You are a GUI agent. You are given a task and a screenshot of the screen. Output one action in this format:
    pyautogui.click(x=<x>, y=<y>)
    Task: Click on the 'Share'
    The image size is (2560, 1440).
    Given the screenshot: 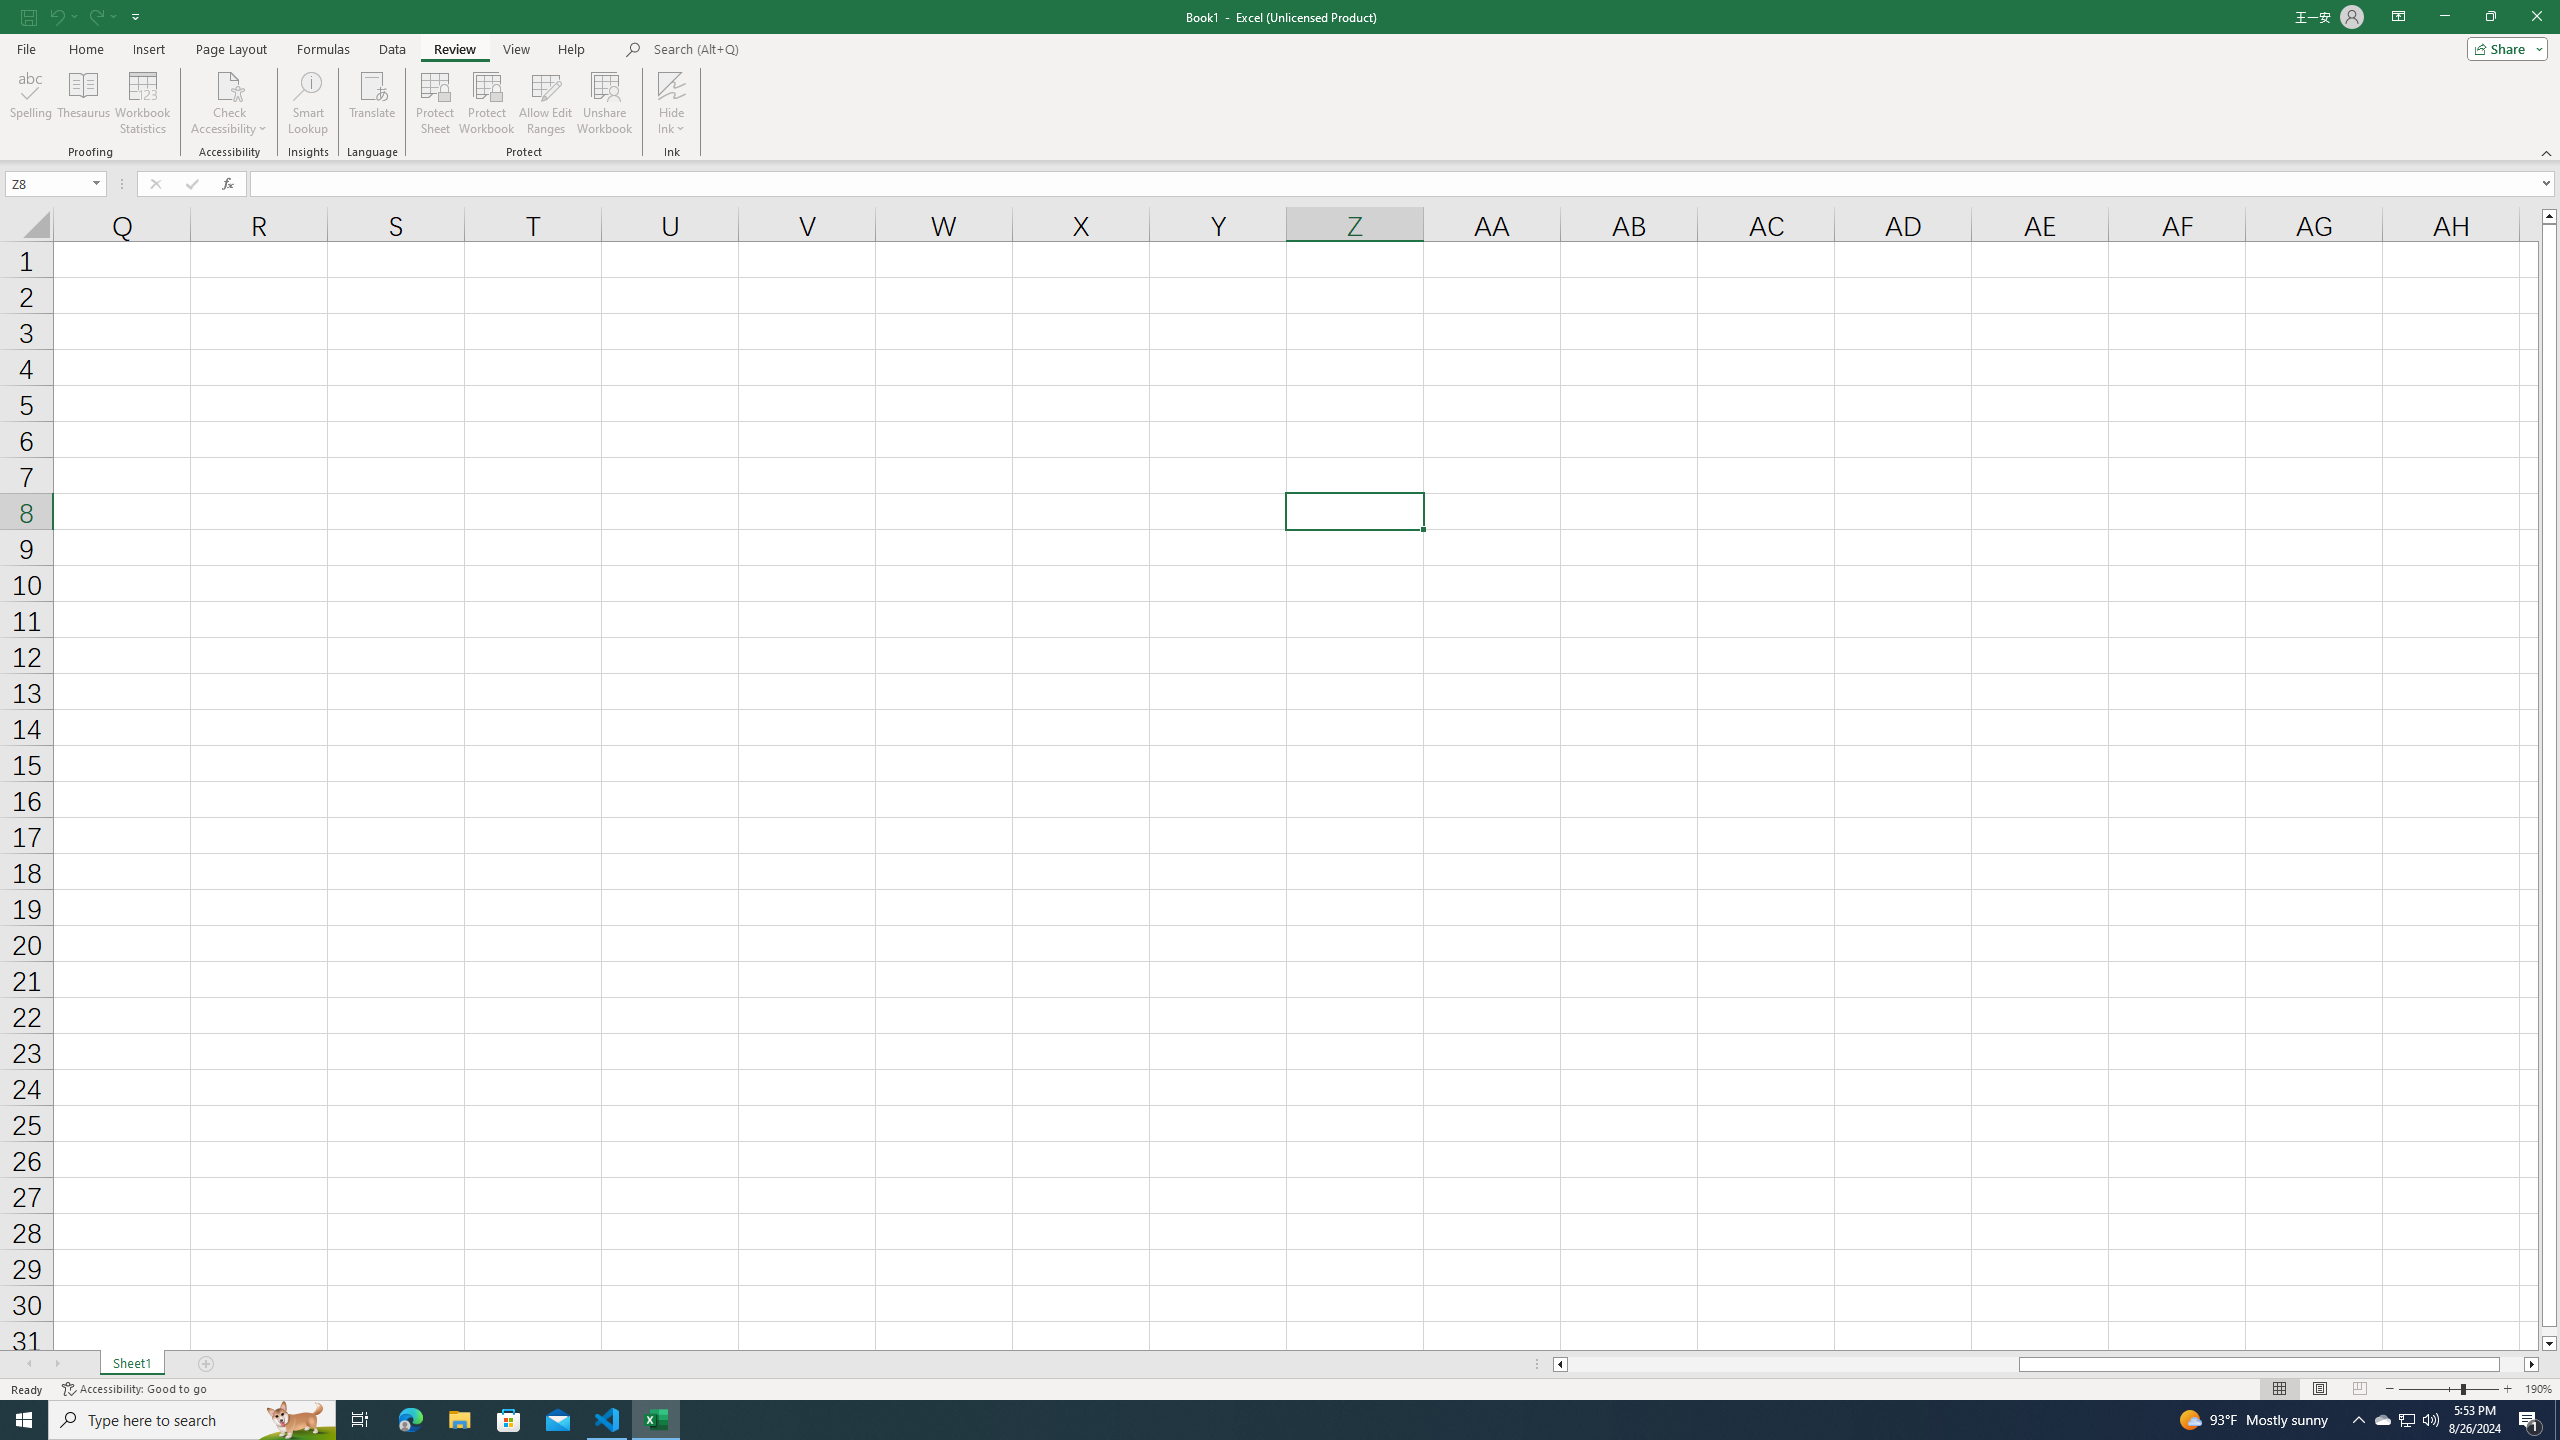 What is the action you would take?
    pyautogui.click(x=2502, y=47)
    